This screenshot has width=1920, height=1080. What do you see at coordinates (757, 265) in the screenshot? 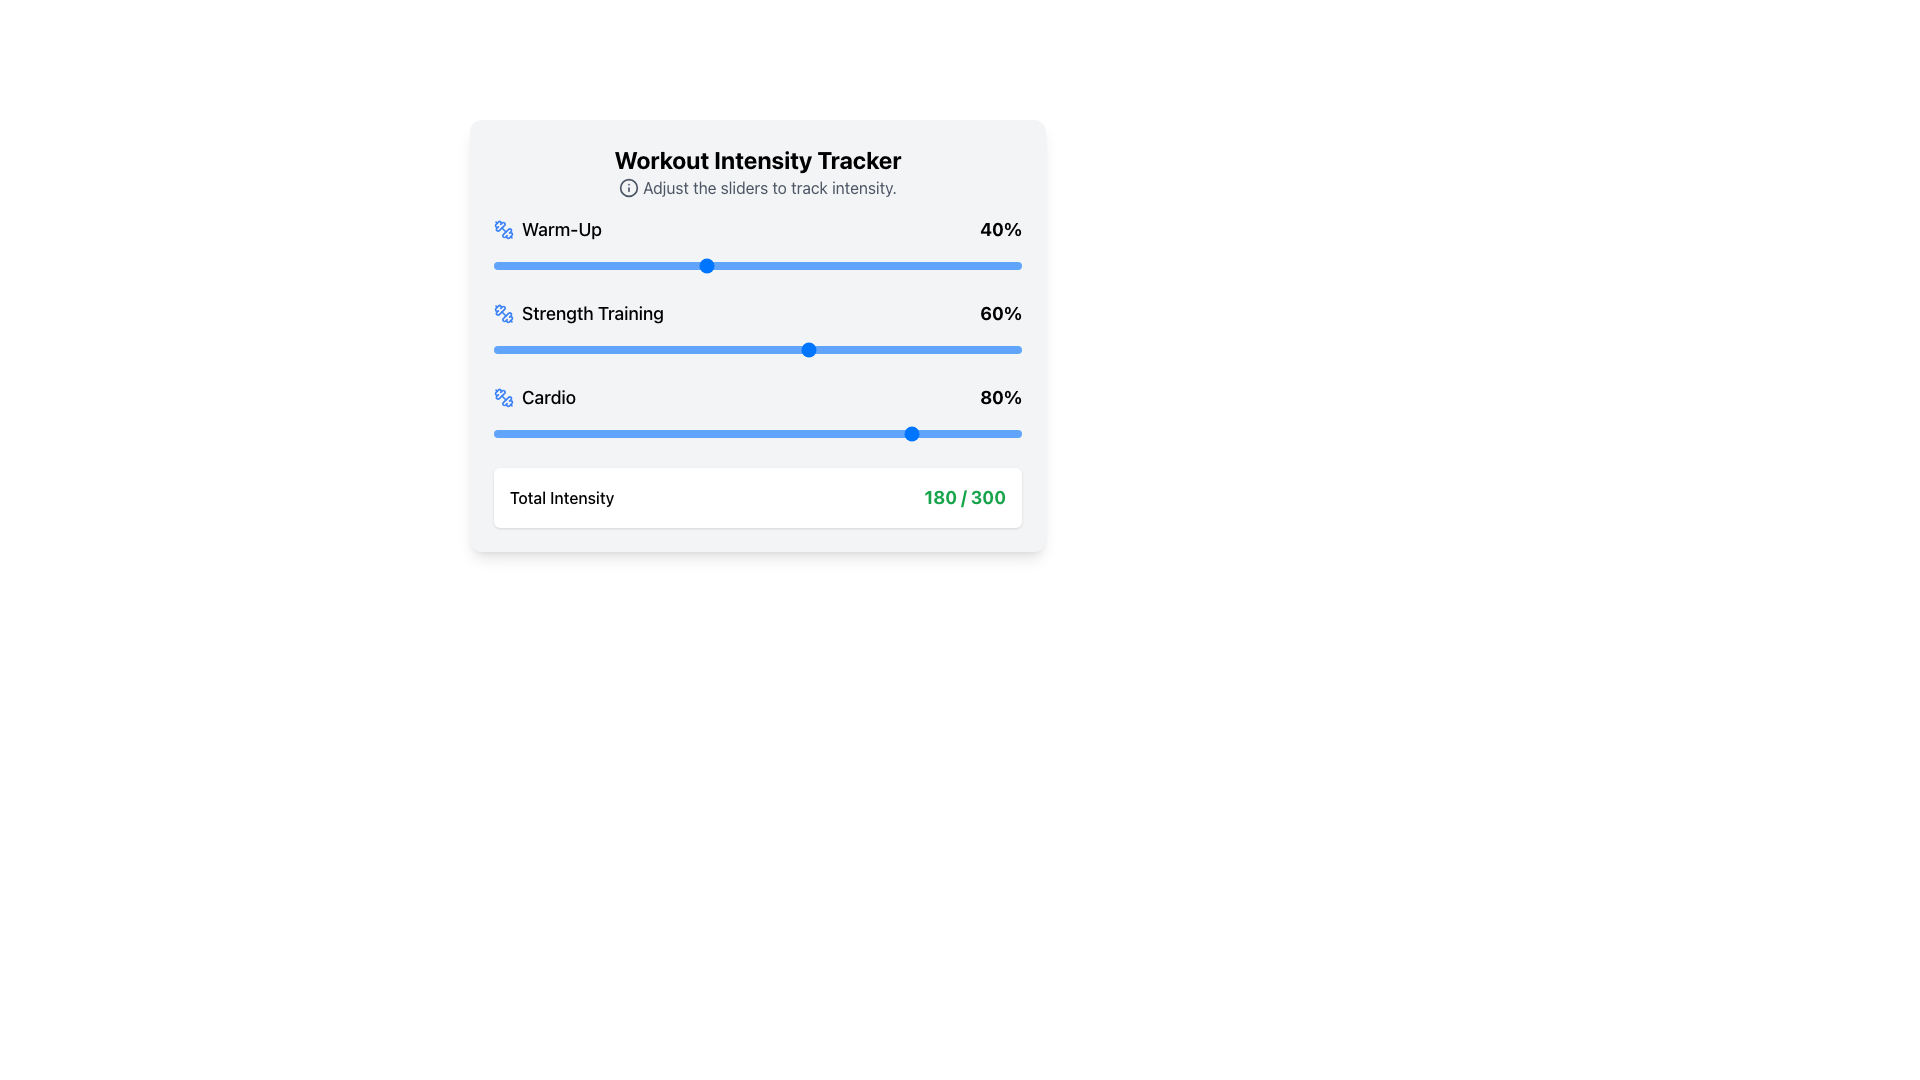
I see `the horizontal range slider input element located below the 'Warm-Up' label and '40%' text to perceive value information` at bounding box center [757, 265].